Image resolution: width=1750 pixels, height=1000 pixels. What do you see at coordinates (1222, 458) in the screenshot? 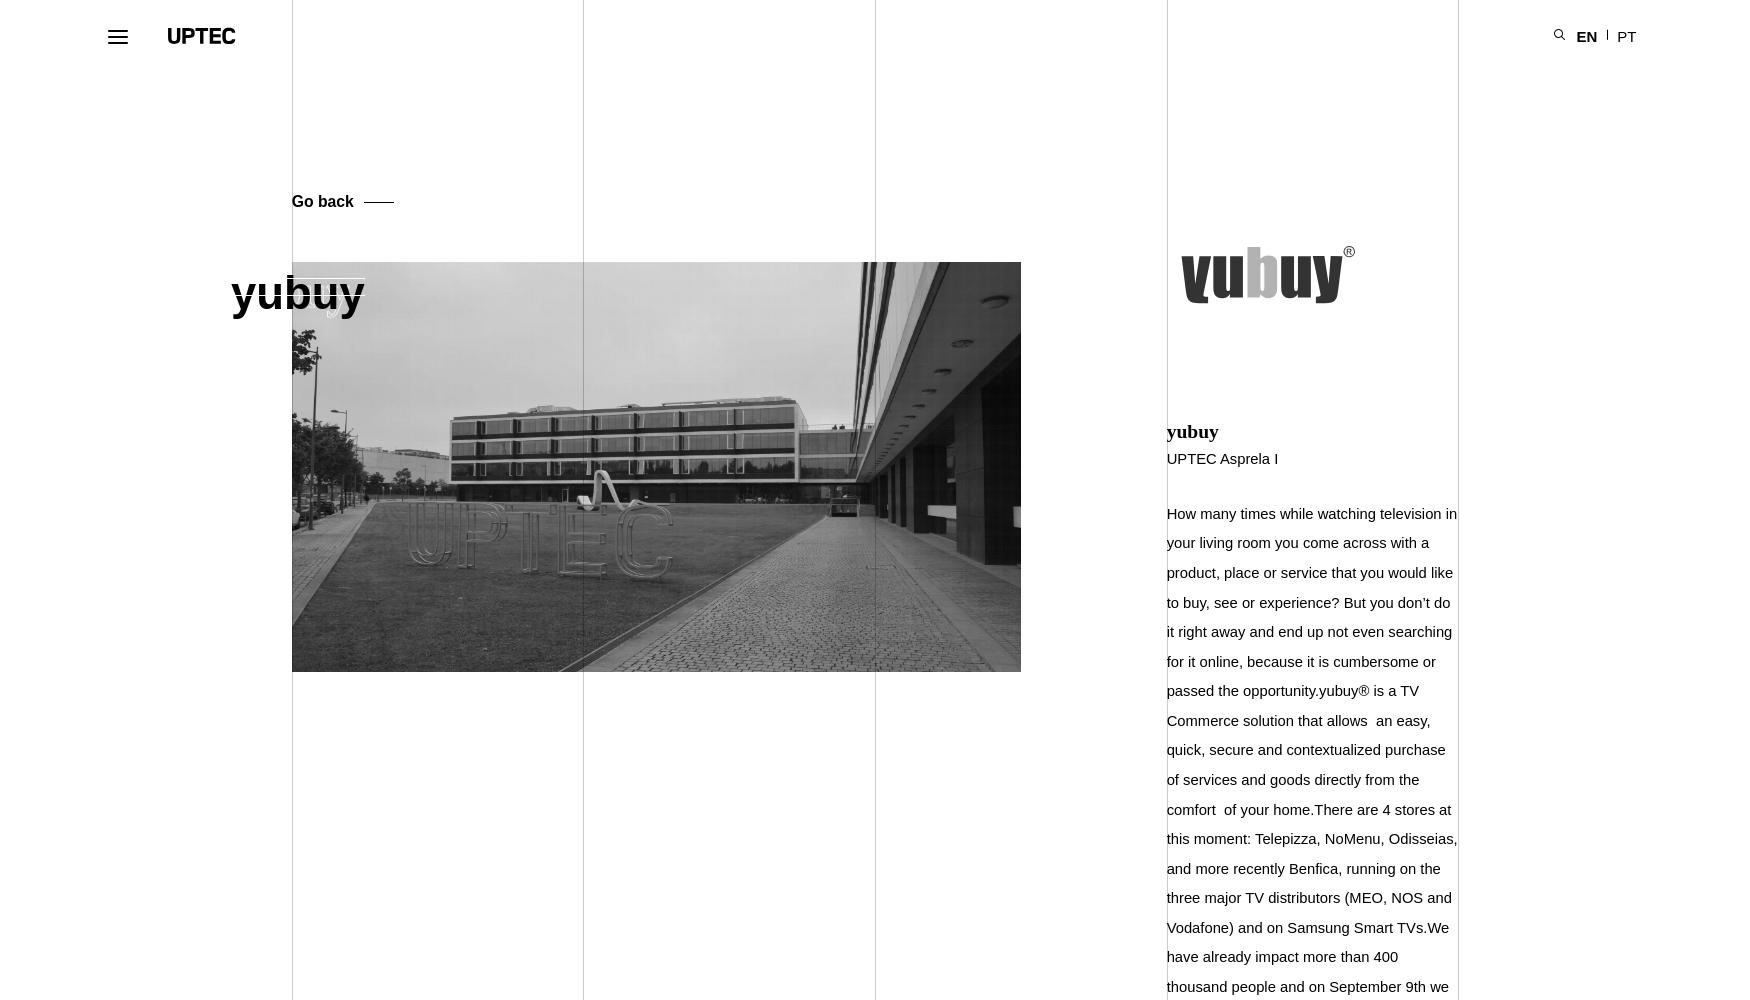
I see `'UPTEC Asprela I'` at bounding box center [1222, 458].